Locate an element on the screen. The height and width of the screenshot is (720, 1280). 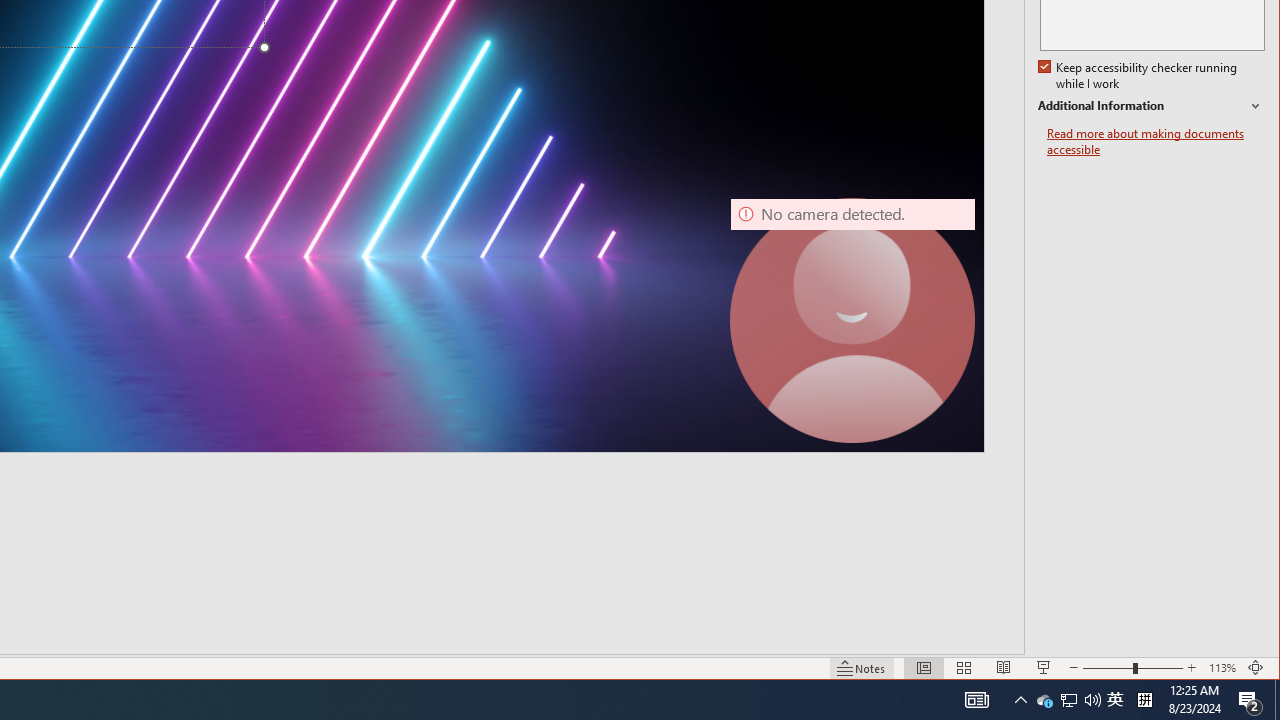
'Camera 7, No camera detected.' is located at coordinates (853, 320).